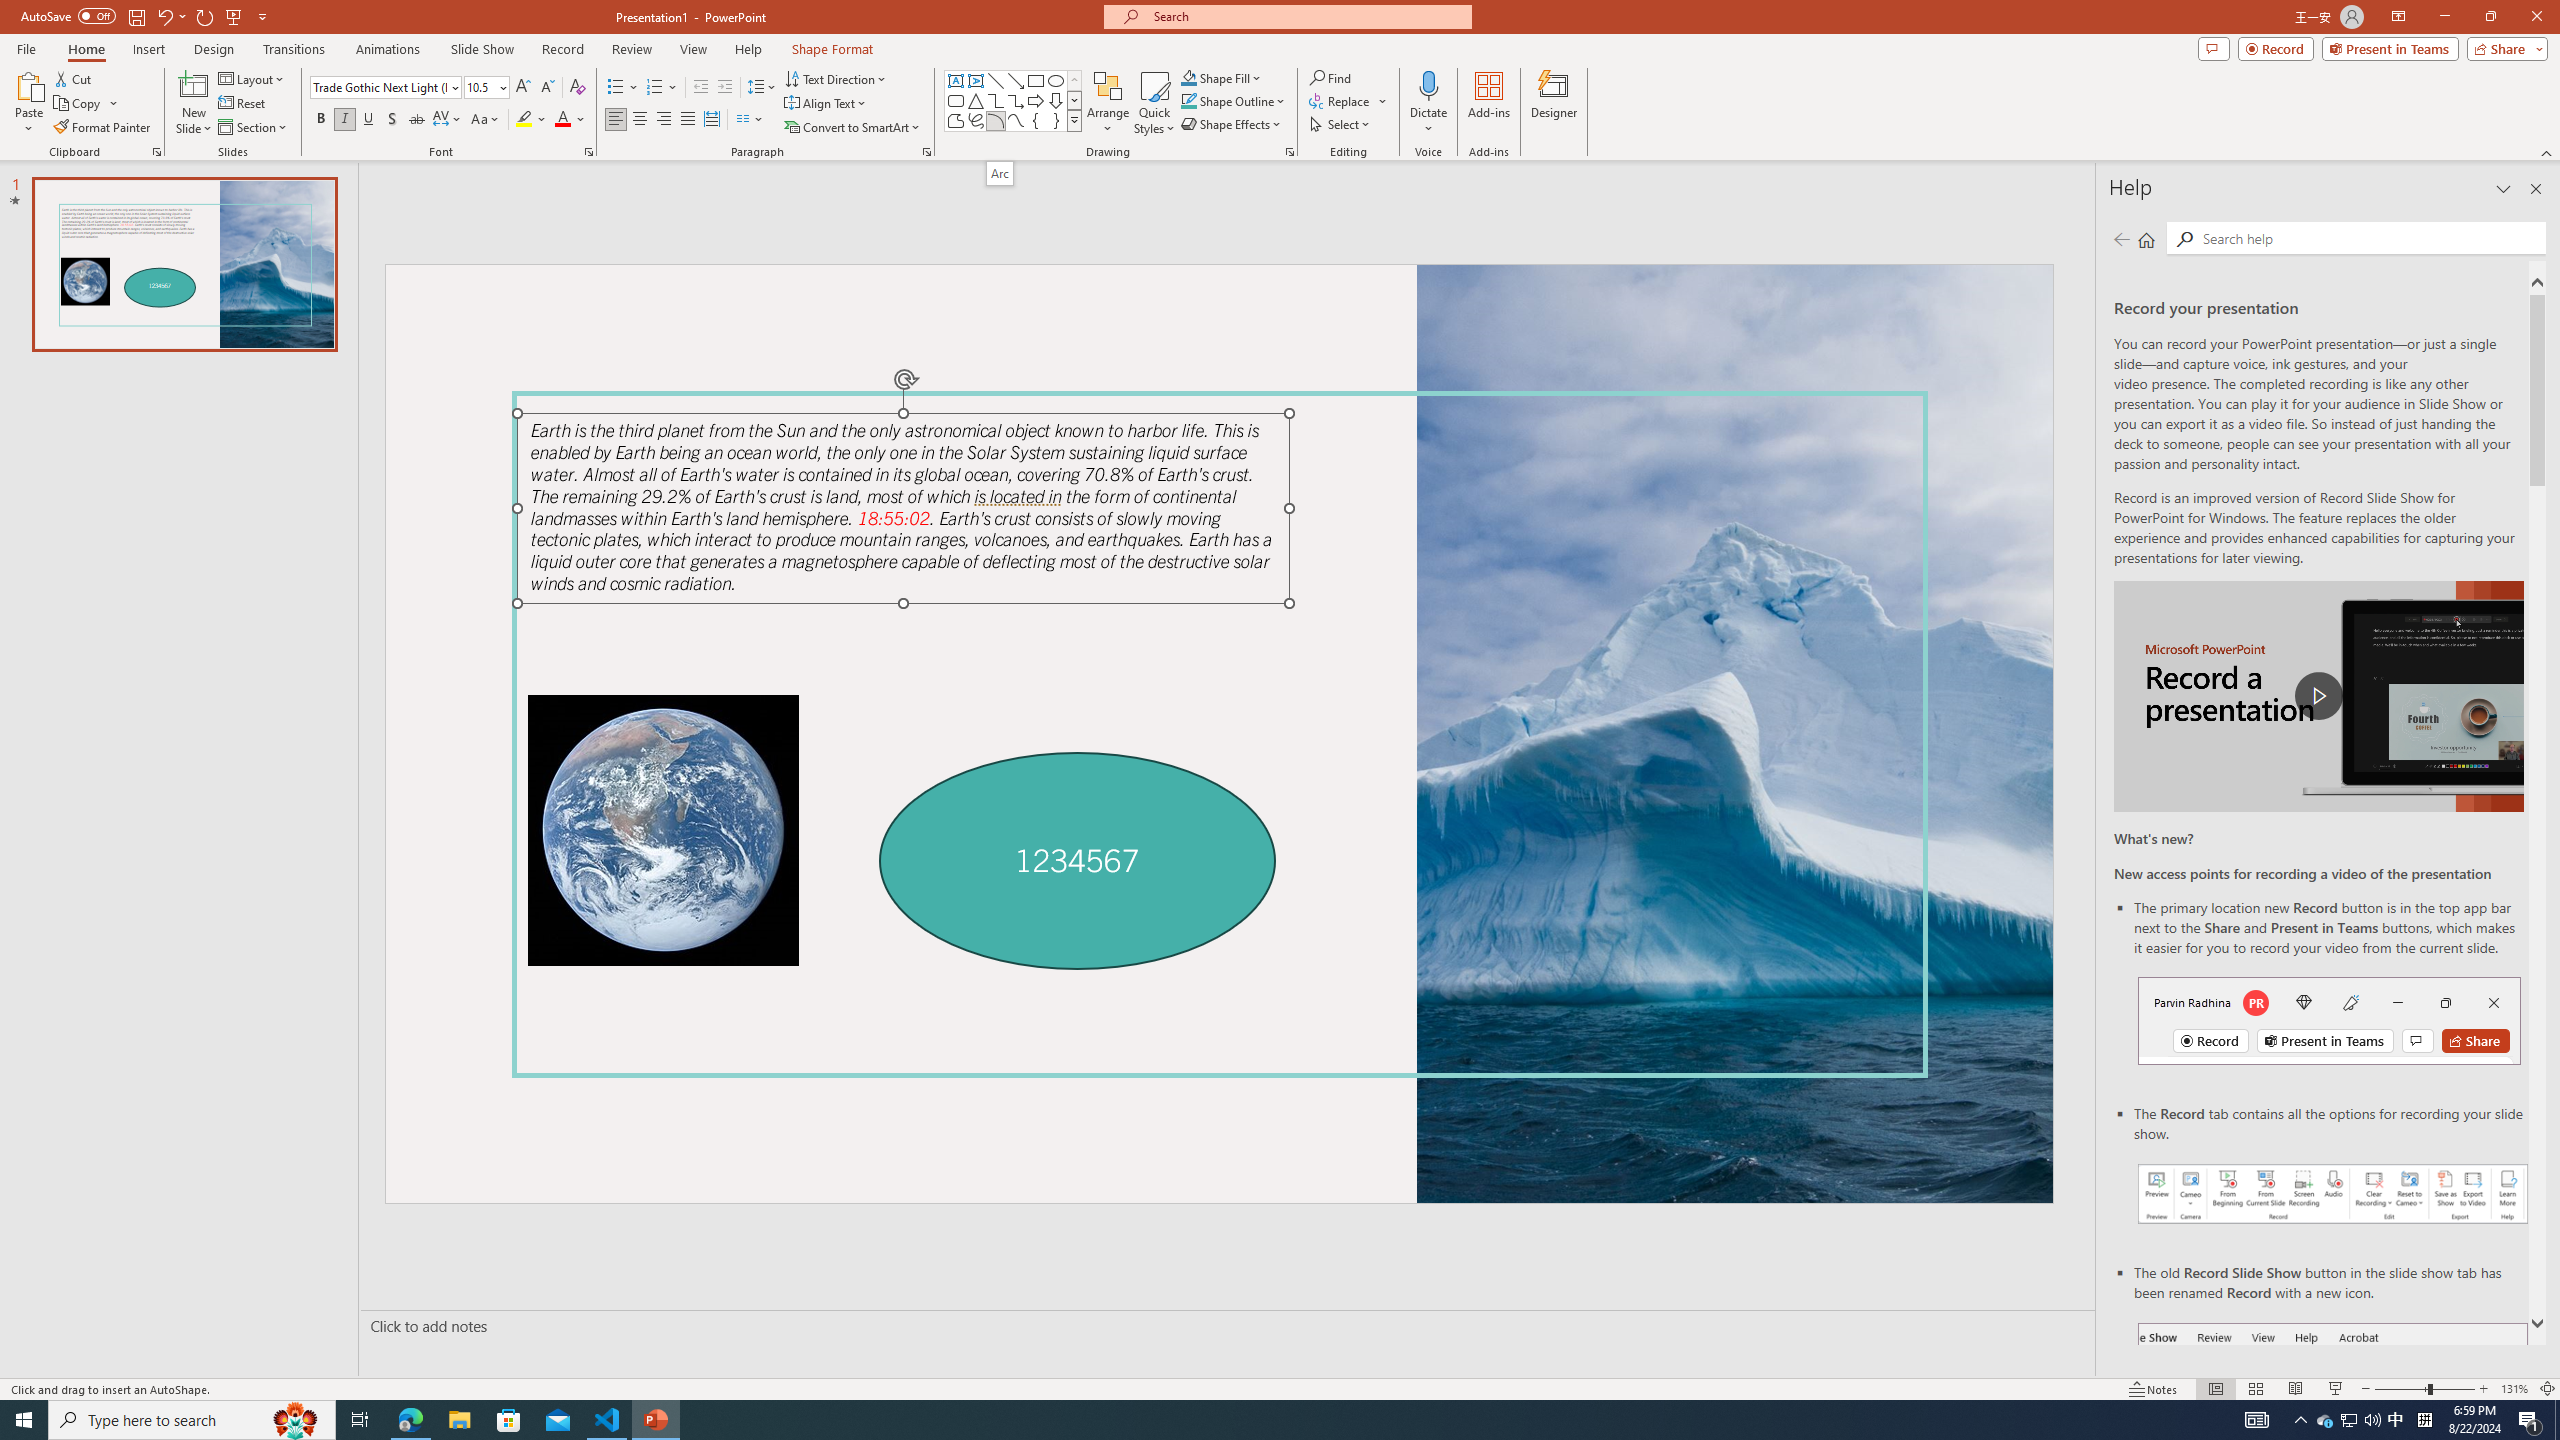 Image resolution: width=2560 pixels, height=1440 pixels. Describe the element at coordinates (1231, 122) in the screenshot. I see `'Shape Effects'` at that location.